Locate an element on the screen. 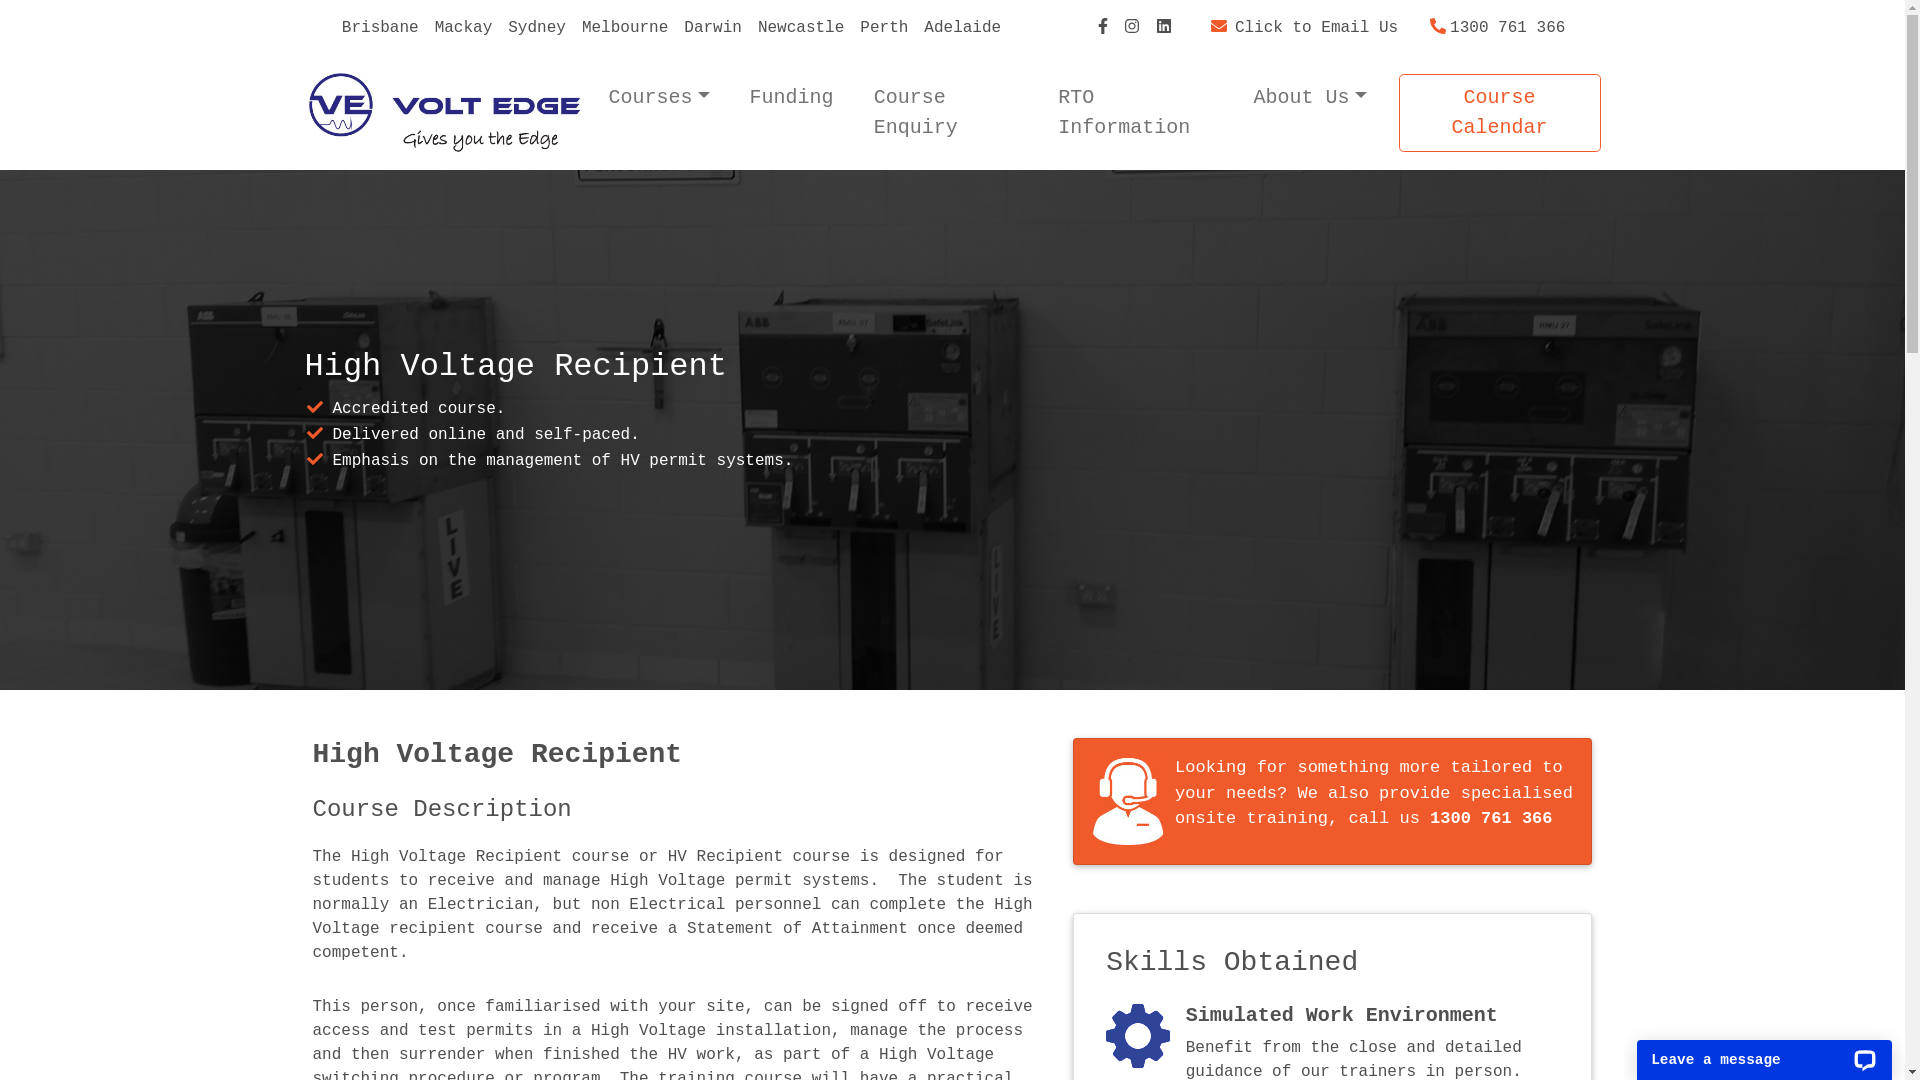 The image size is (1920, 1080). 'Click to Email Us' is located at coordinates (1304, 27).